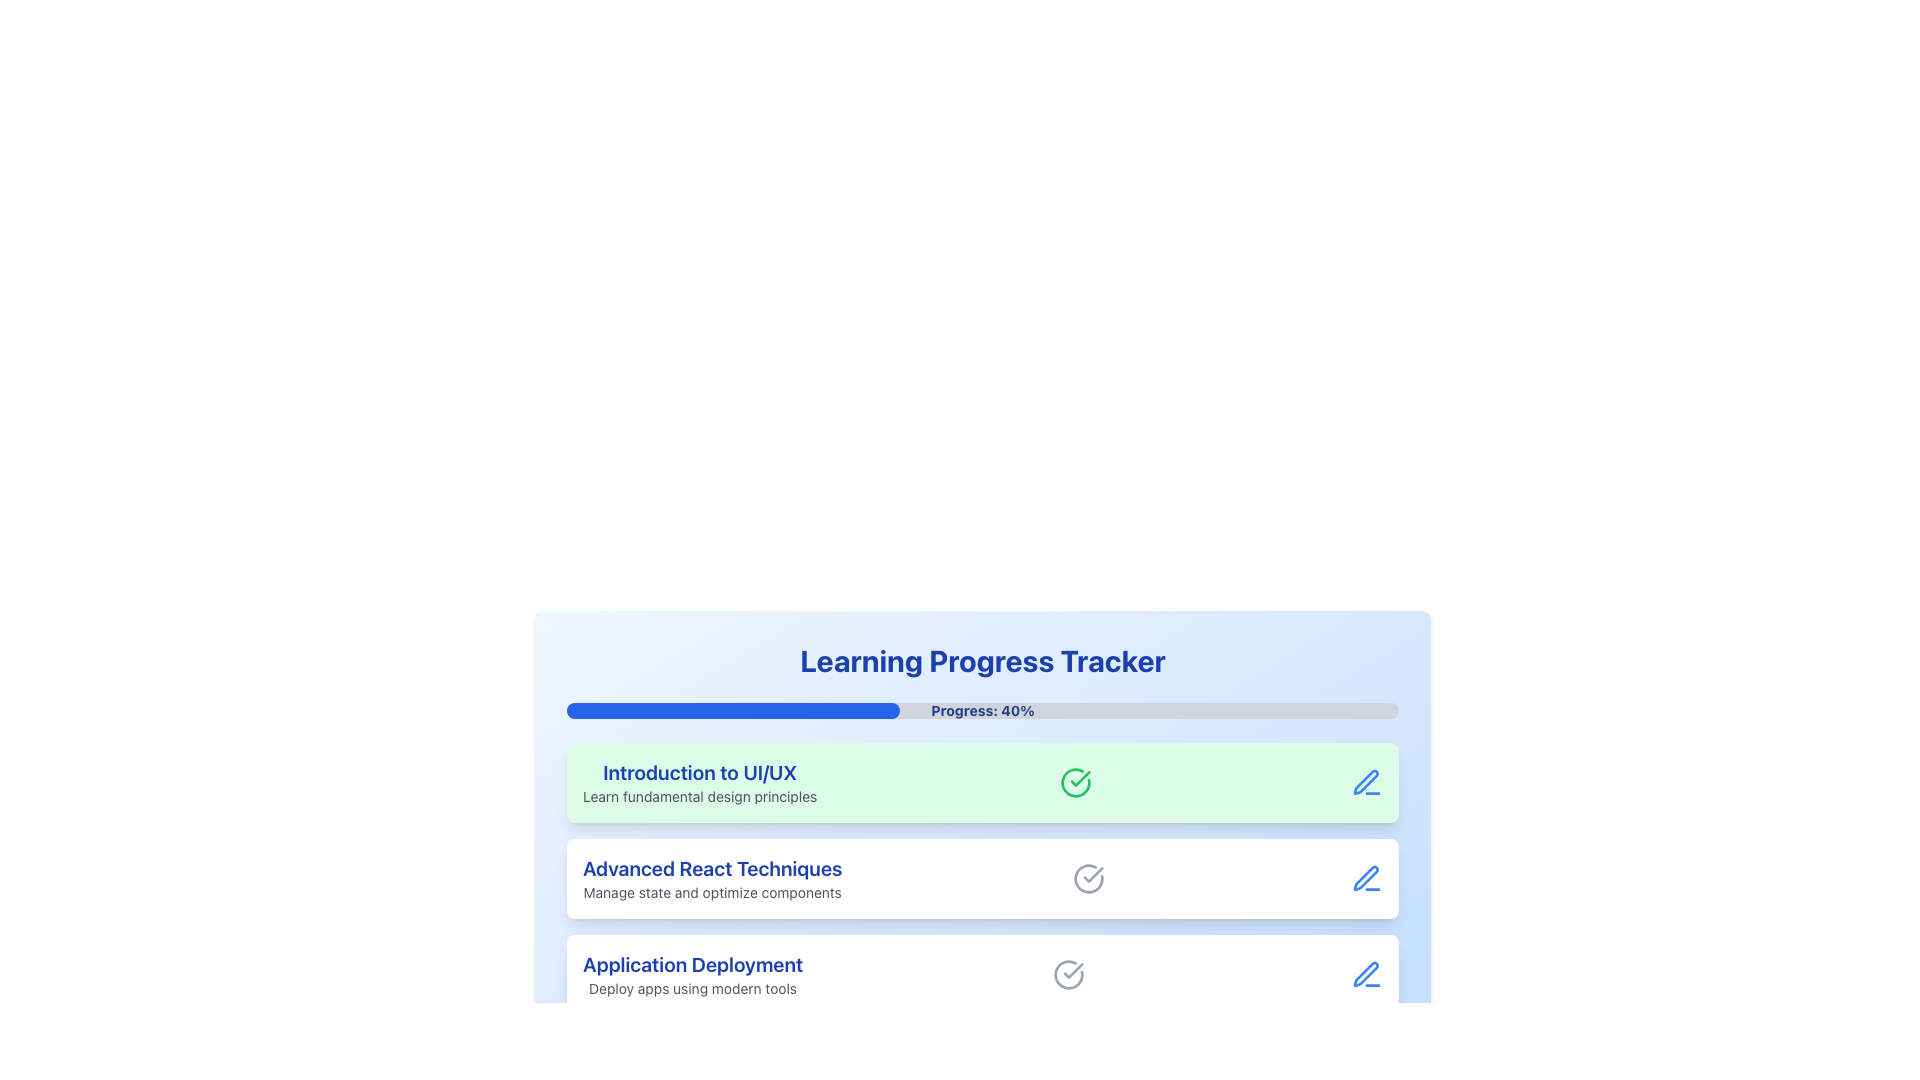 Image resolution: width=1920 pixels, height=1080 pixels. What do you see at coordinates (700, 796) in the screenshot?
I see `the Static Text that provides additional information about the 'Introduction to UI/UX' section, located directly below the section title in the progress tracker` at bounding box center [700, 796].